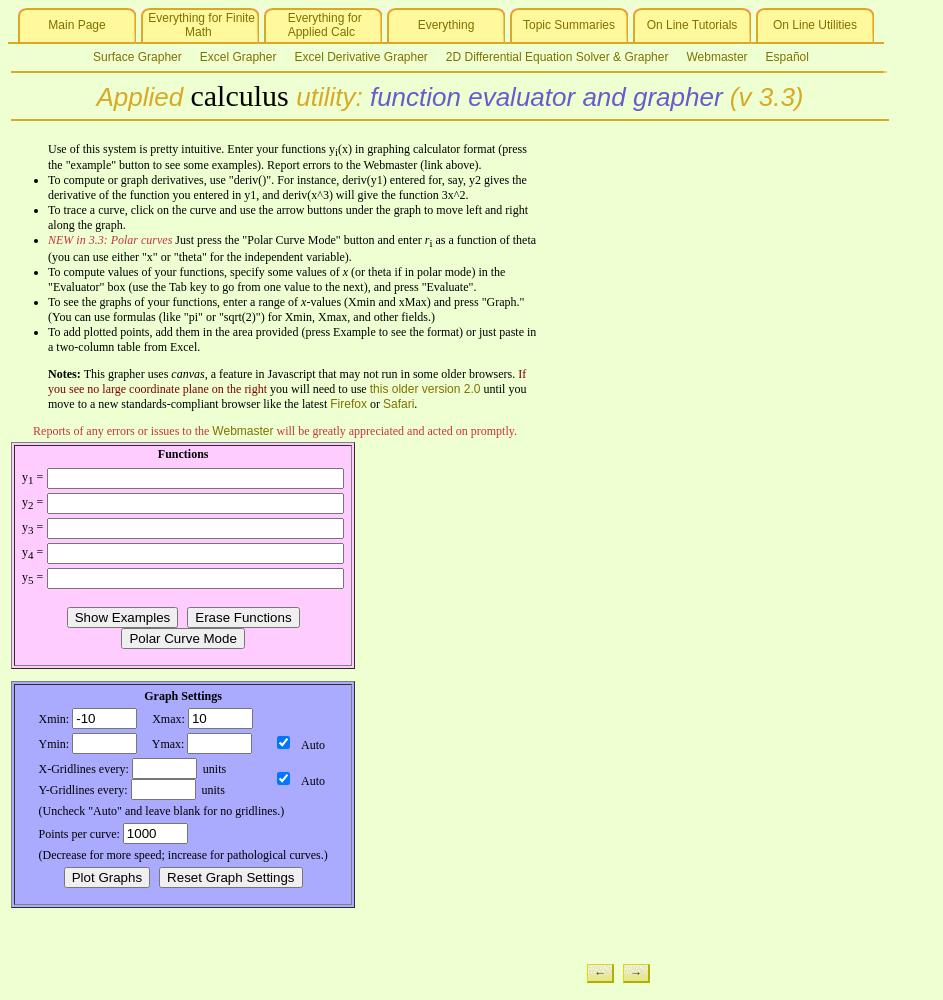 This screenshot has width=943, height=1000. I want to click on 'Everything for Finite Math', so click(198, 25).